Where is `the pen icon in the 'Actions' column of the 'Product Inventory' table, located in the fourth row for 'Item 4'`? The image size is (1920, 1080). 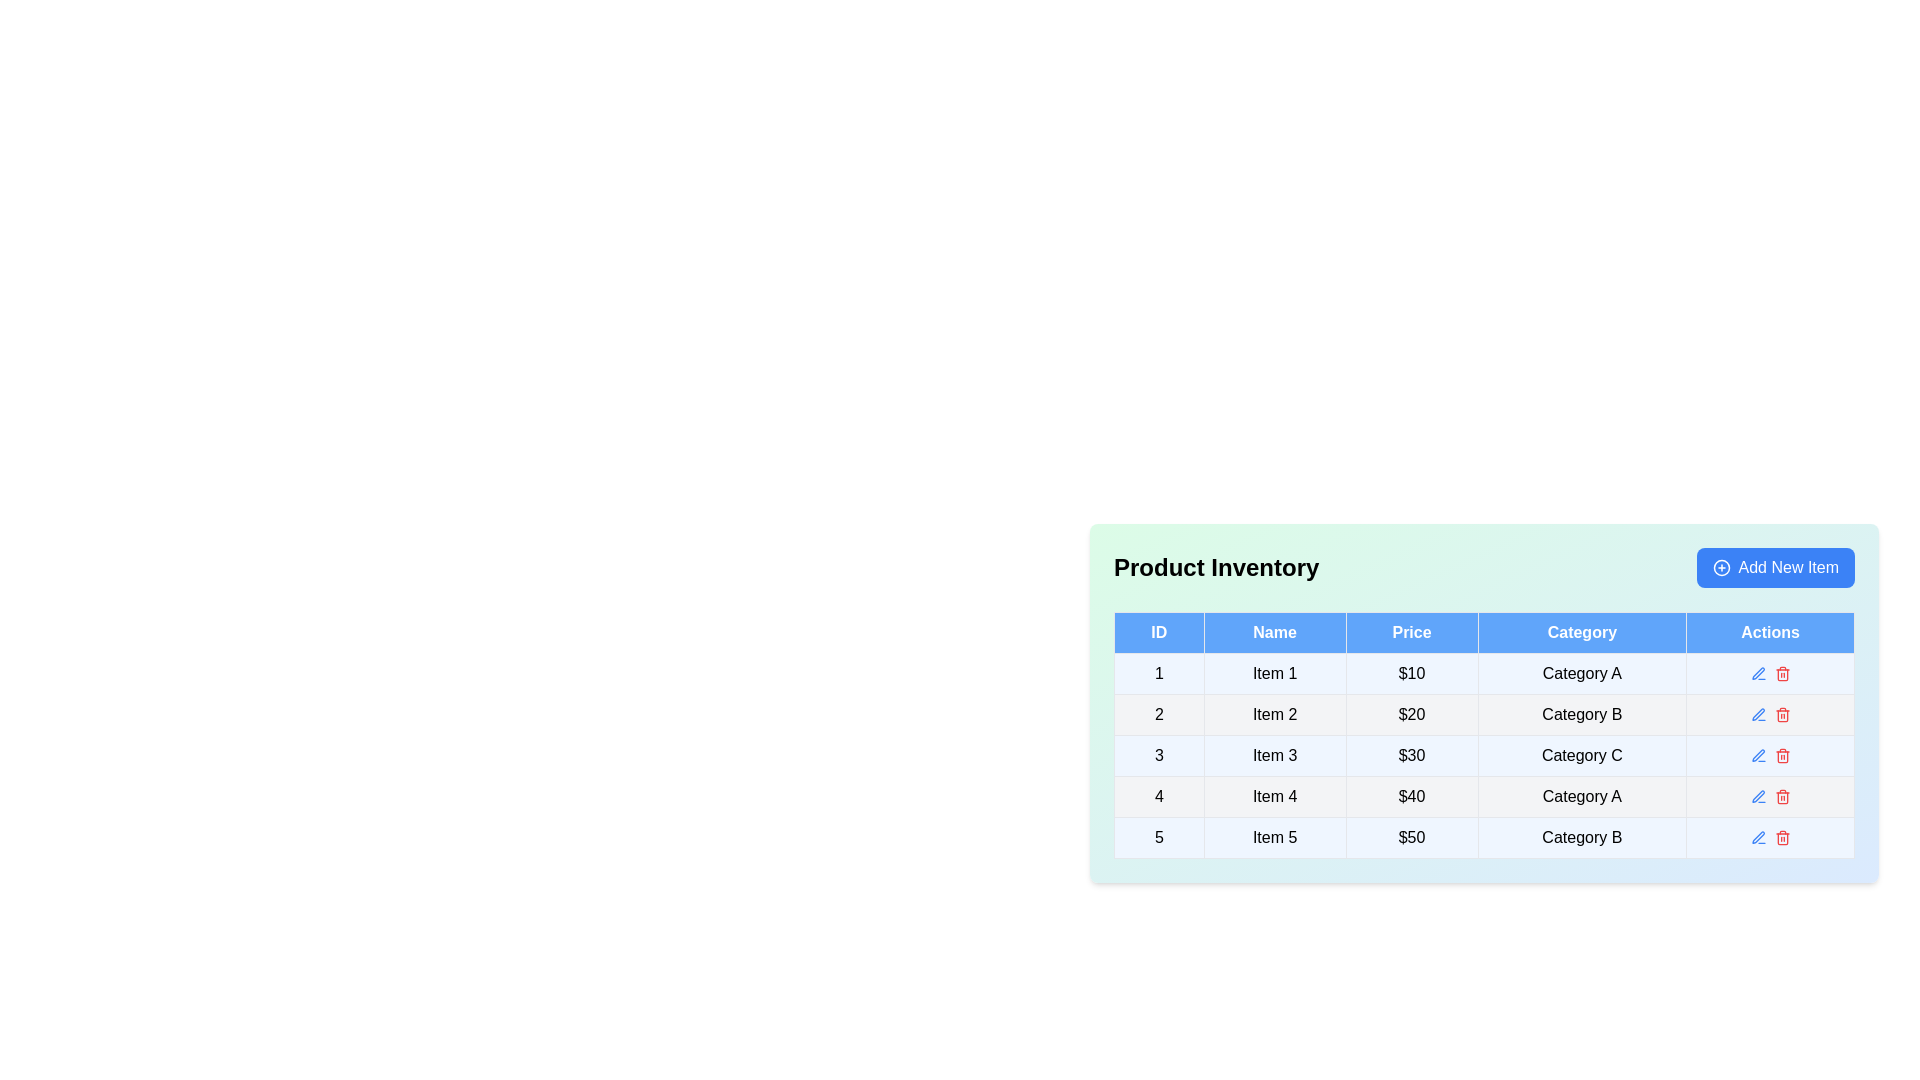
the pen icon in the 'Actions' column of the 'Product Inventory' table, located in the fourth row for 'Item 4' is located at coordinates (1756, 794).